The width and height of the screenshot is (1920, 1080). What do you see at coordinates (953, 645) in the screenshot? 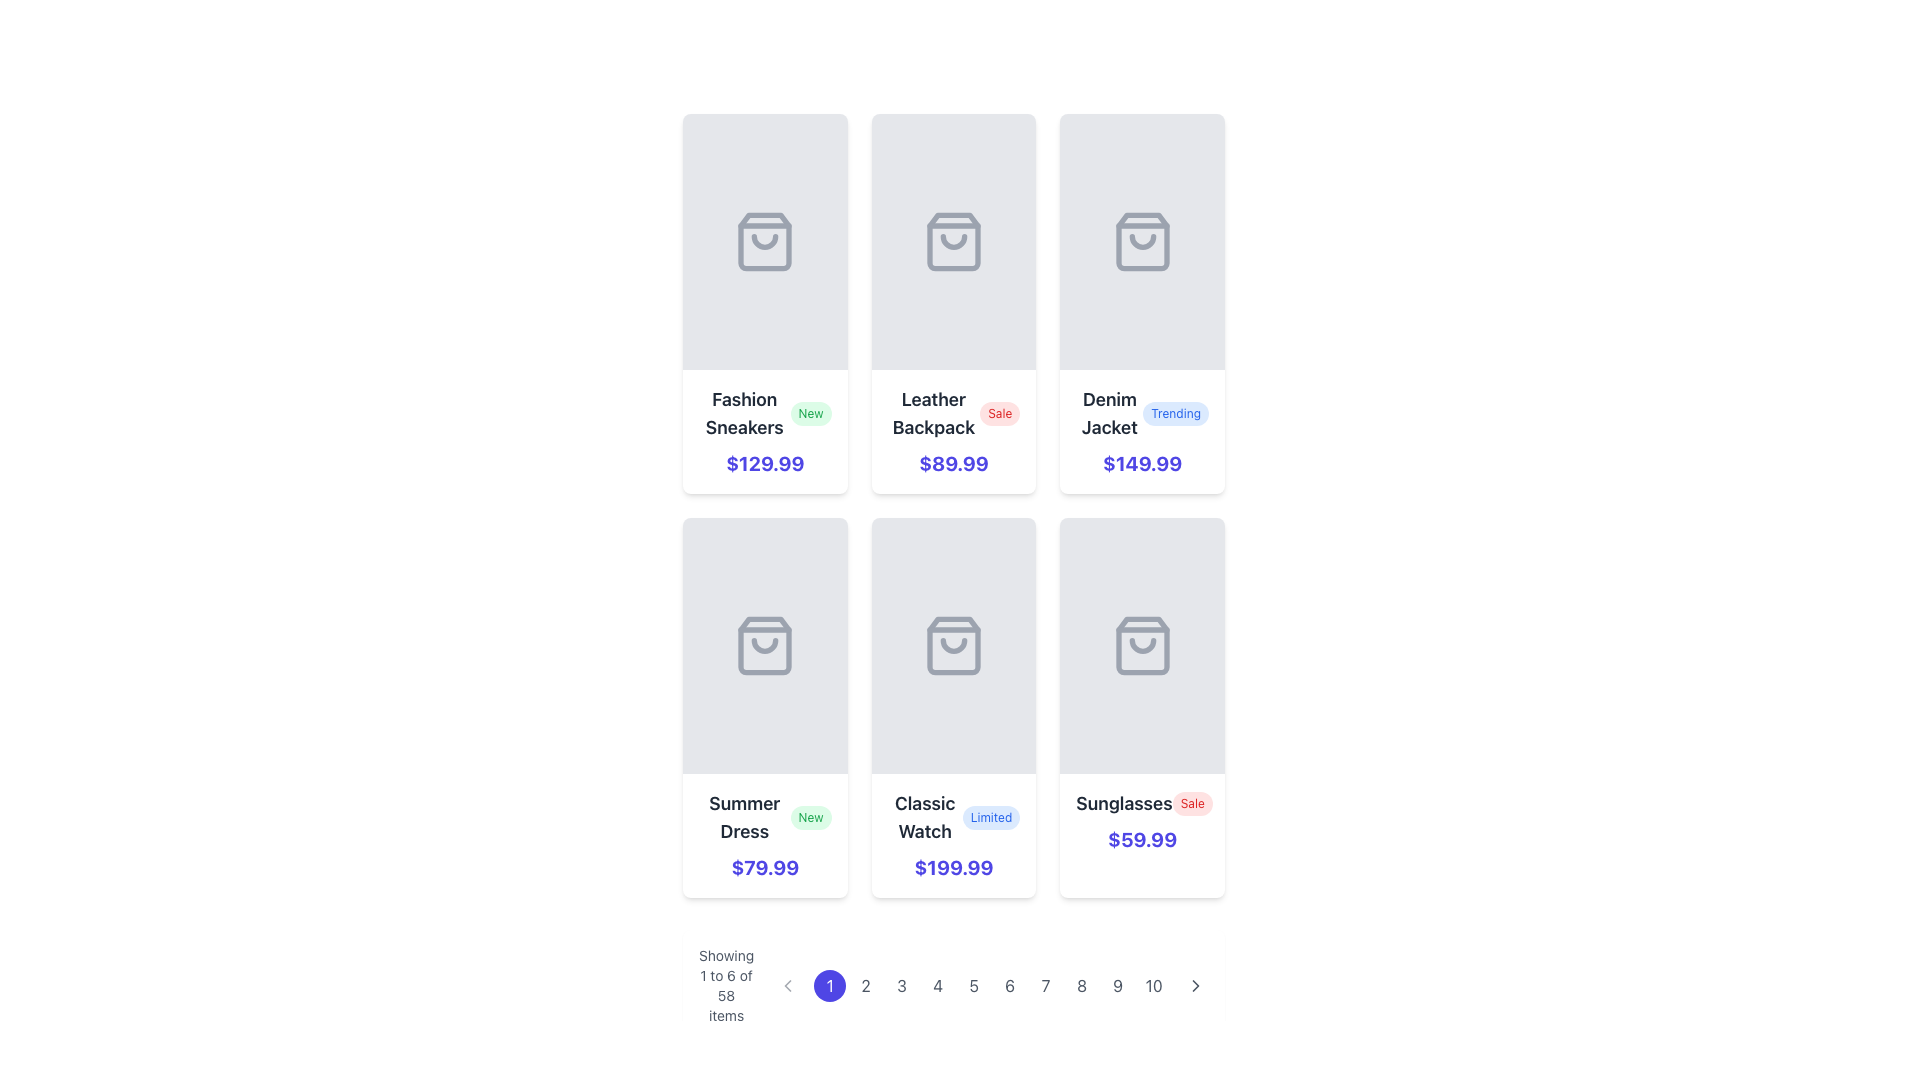
I see `the shopping bag icon in the 'Classic Watch' card, which is visually represented as an SVG graphic with a curved bottom line and minimalistic design, located in the second row, center column of the grid layout` at bounding box center [953, 645].